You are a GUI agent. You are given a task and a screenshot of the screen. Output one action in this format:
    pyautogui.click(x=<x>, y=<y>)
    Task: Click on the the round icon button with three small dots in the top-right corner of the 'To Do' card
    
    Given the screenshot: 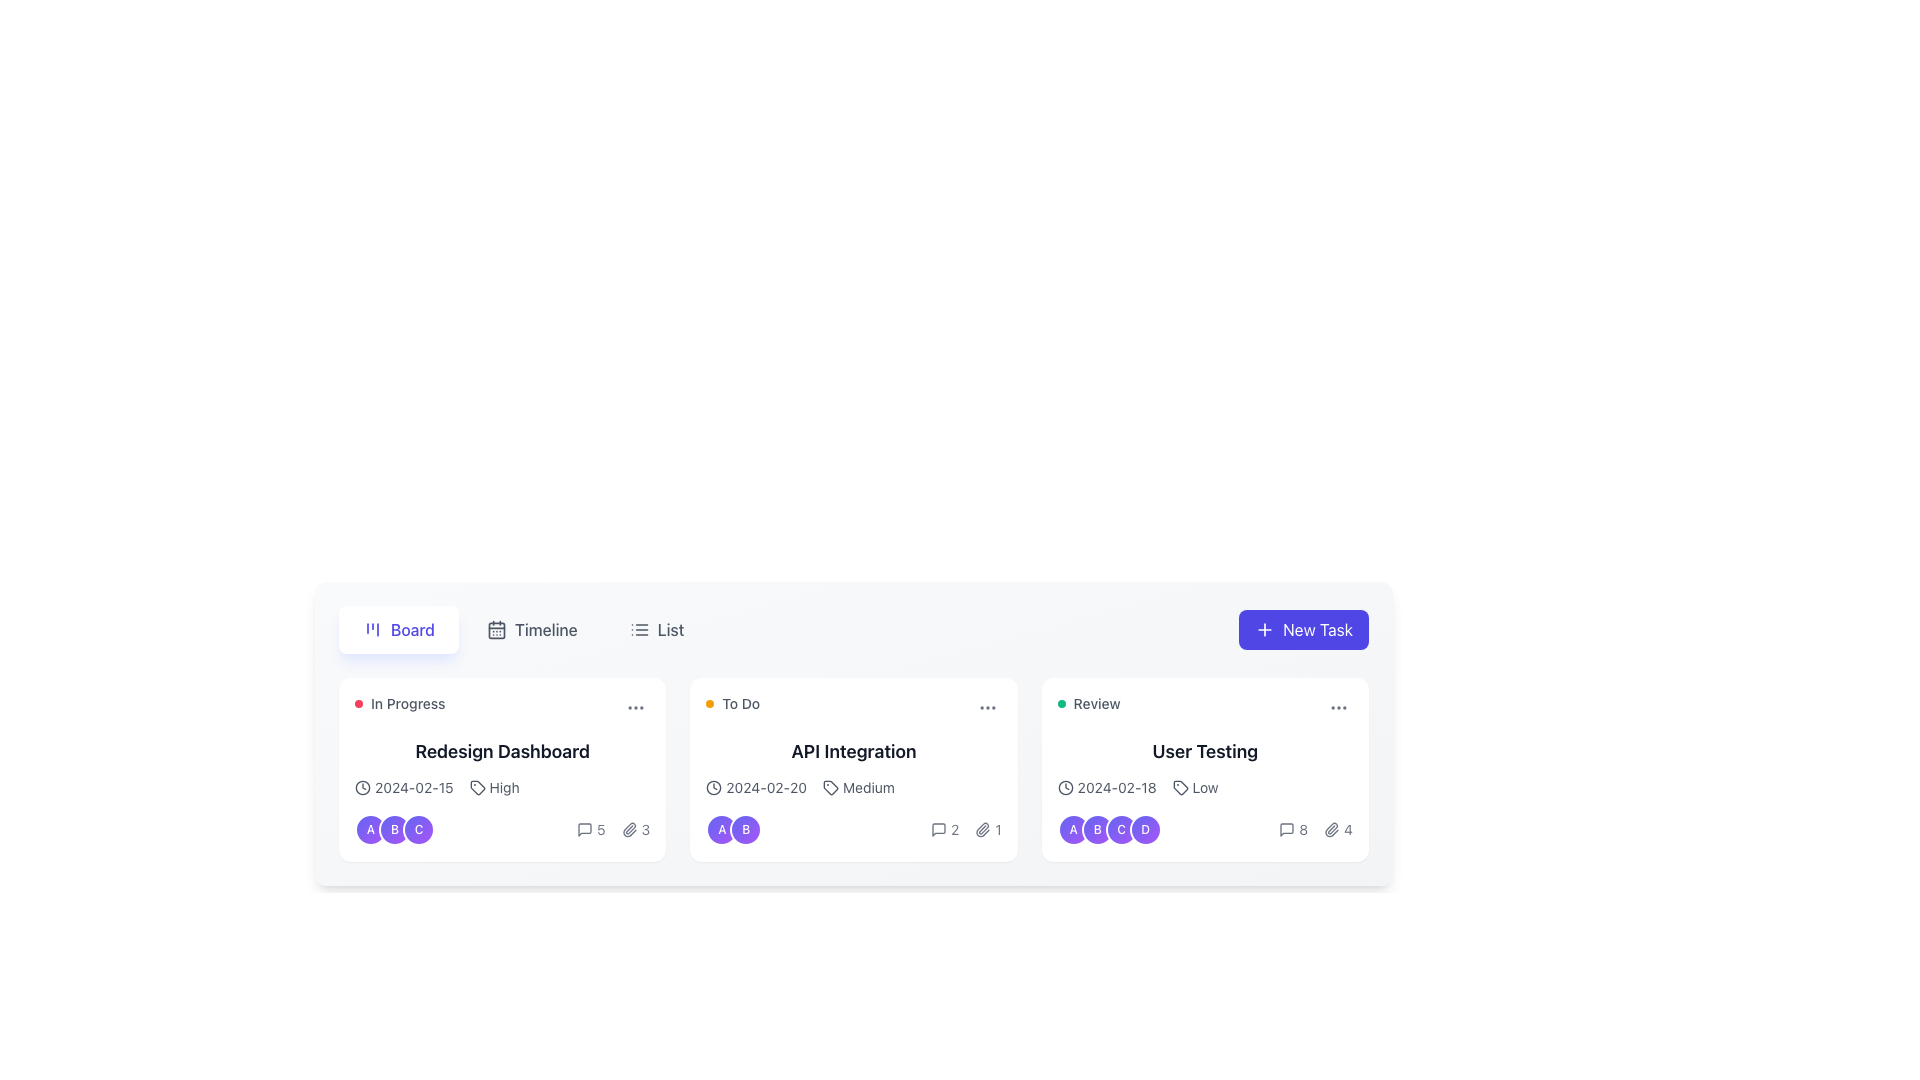 What is the action you would take?
    pyautogui.click(x=987, y=707)
    